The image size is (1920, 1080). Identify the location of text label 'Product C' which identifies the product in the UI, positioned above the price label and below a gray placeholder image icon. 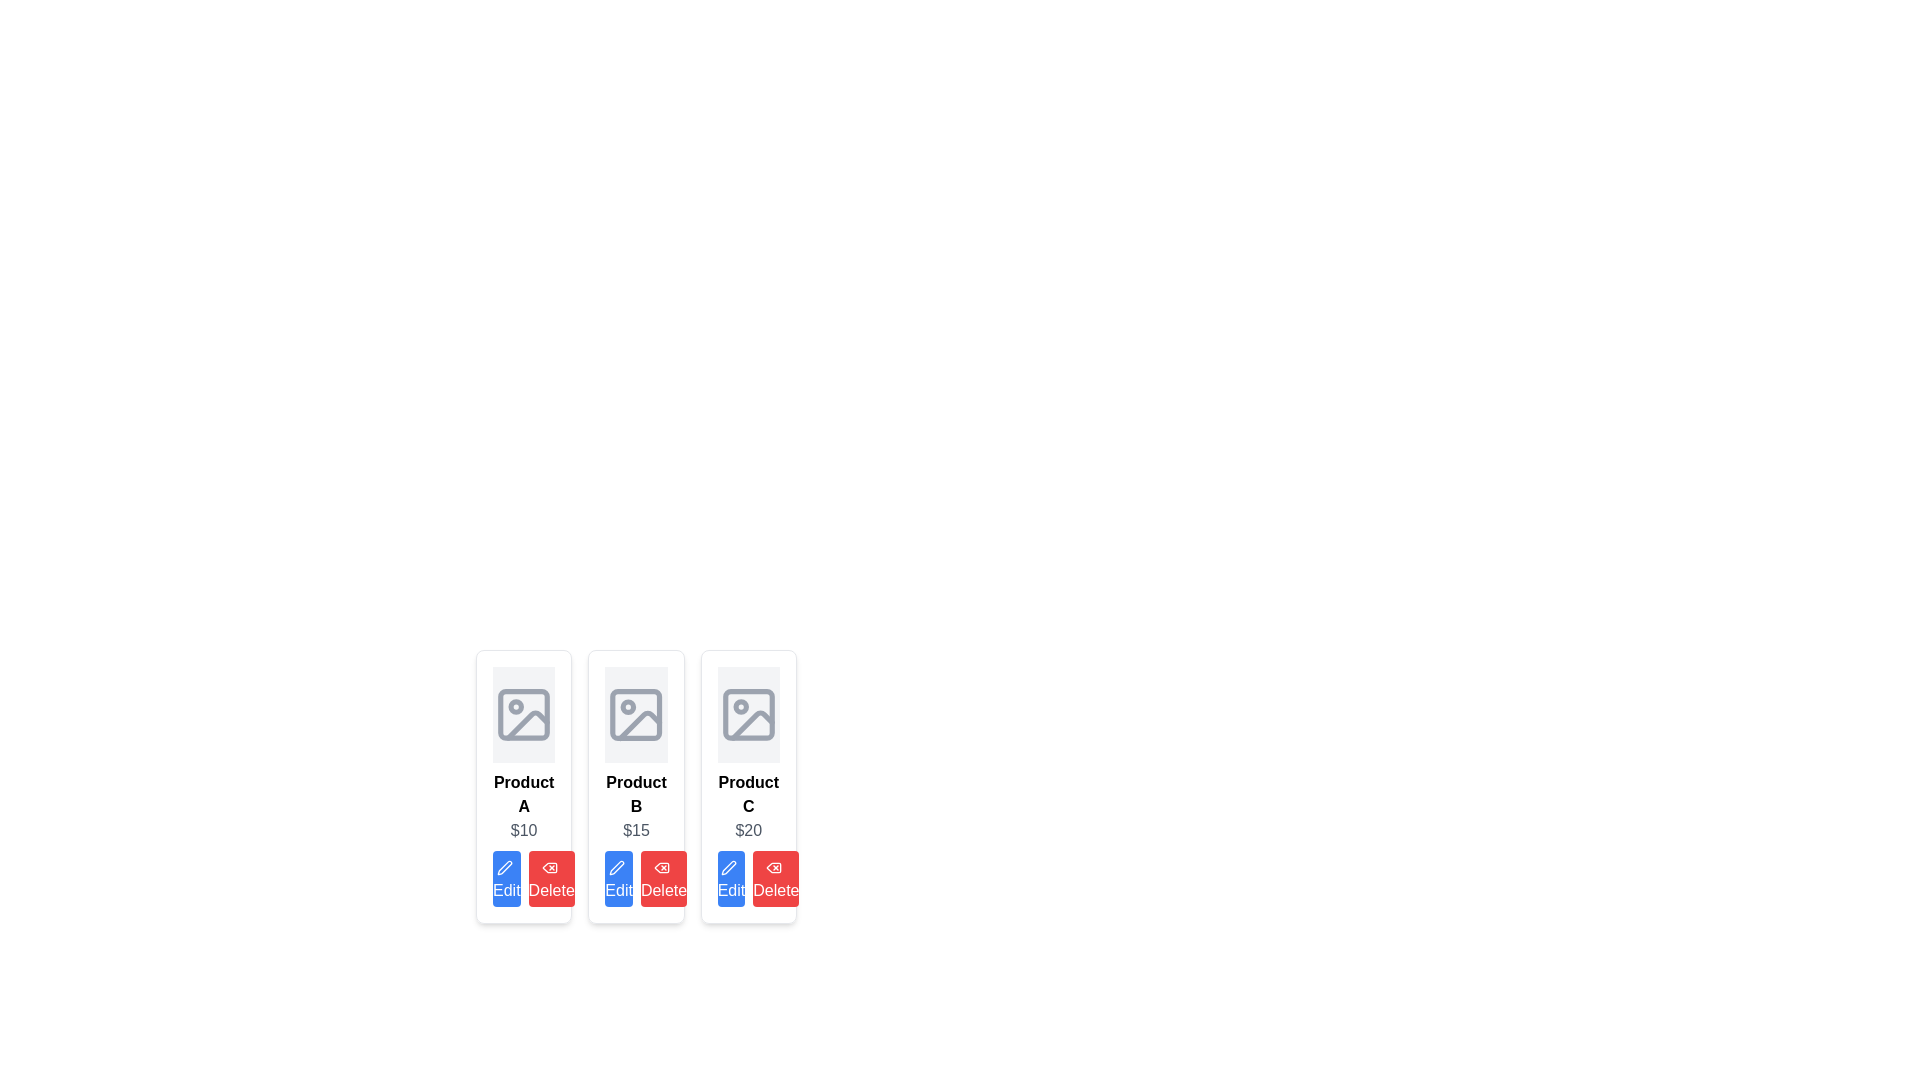
(747, 793).